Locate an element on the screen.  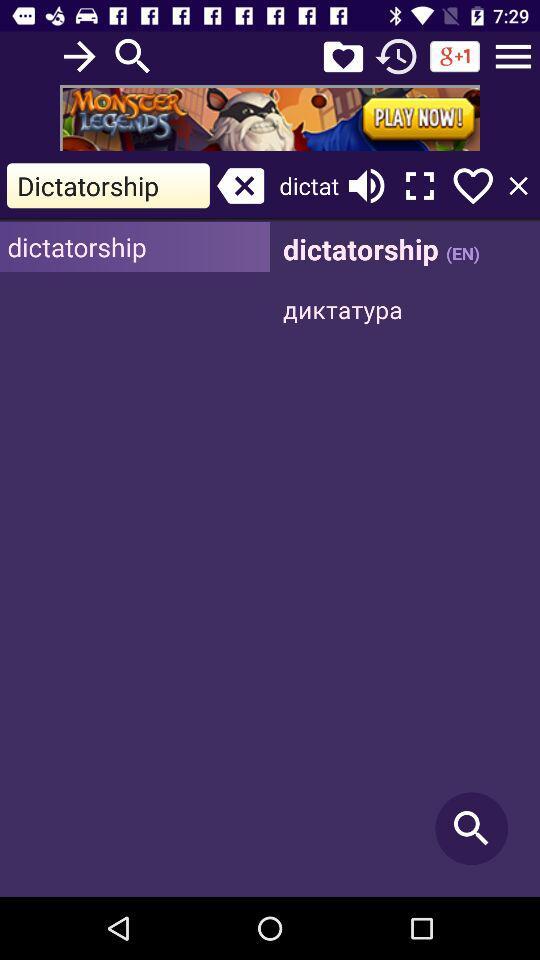
the one  which is left side to the cross mark in the first is located at coordinates (108, 186).